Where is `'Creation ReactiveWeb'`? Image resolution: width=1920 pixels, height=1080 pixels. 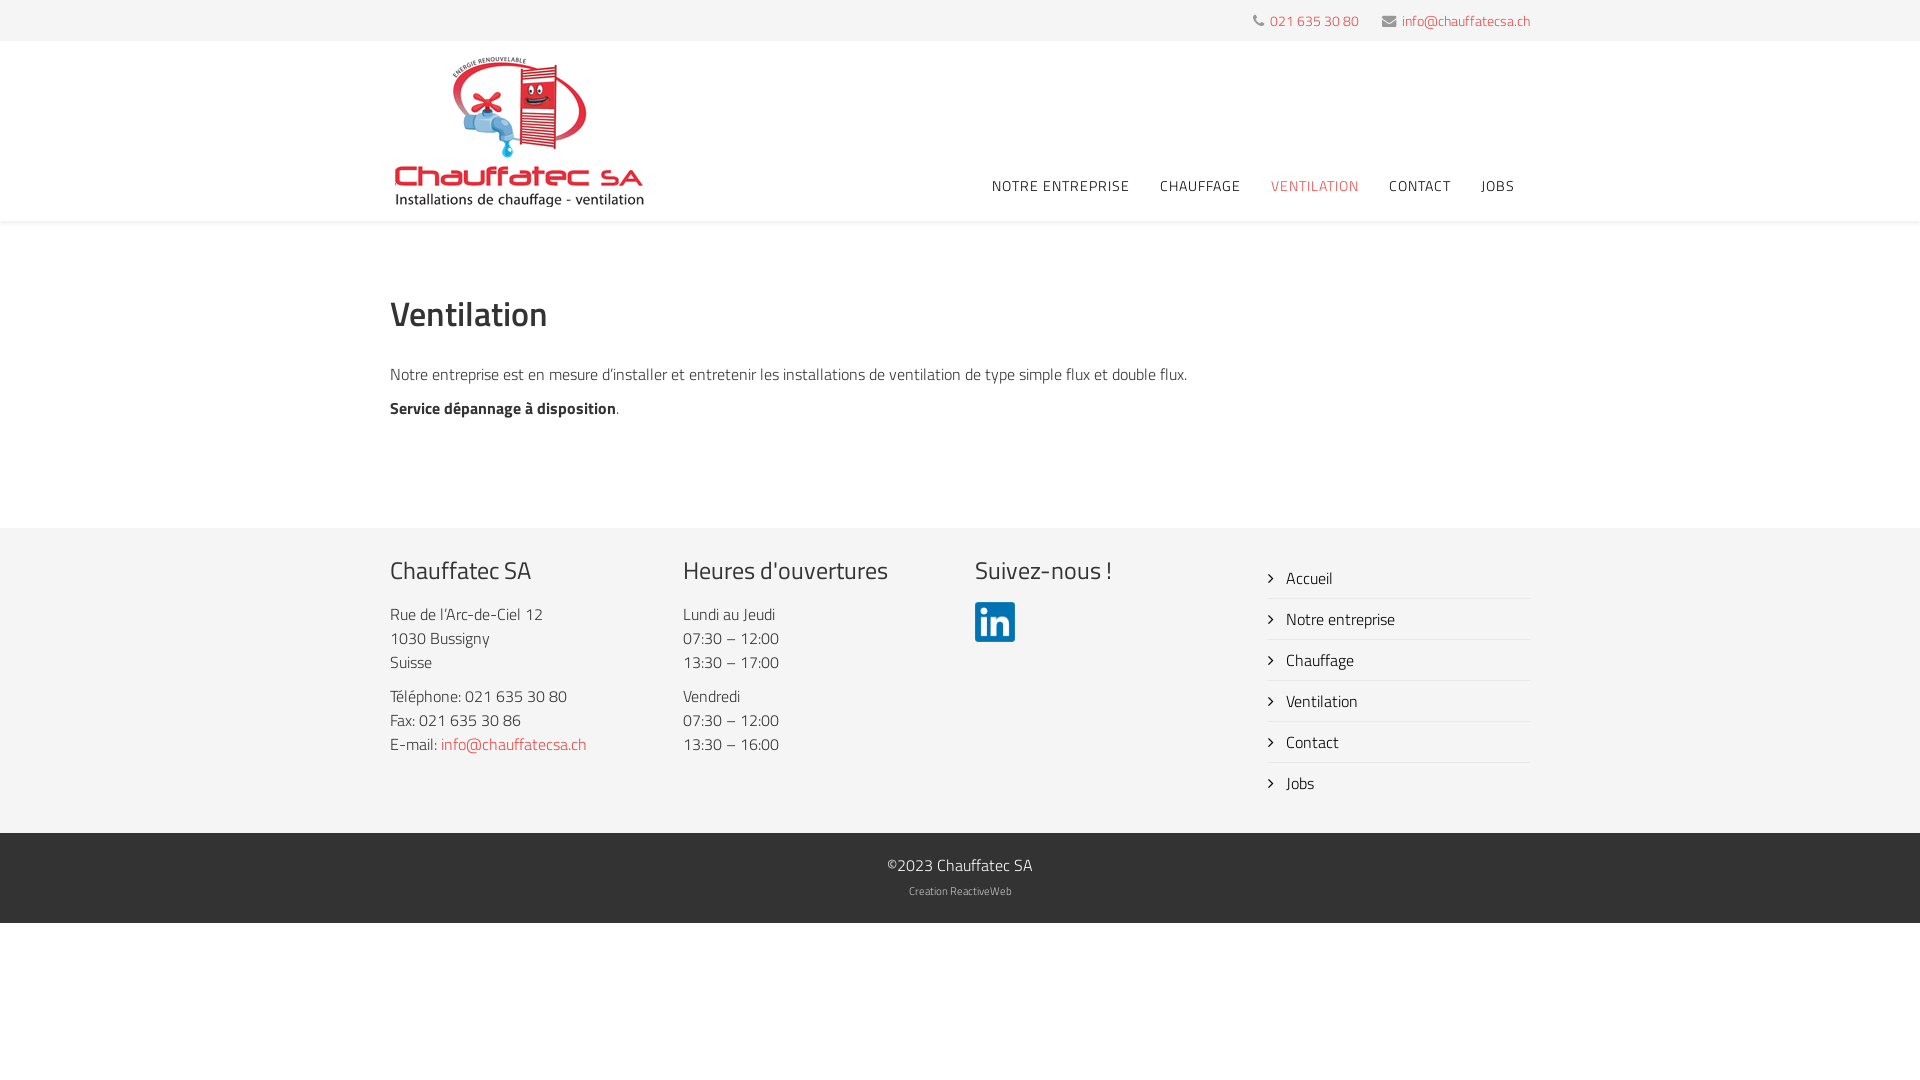
'Creation ReactiveWeb' is located at coordinates (958, 890).